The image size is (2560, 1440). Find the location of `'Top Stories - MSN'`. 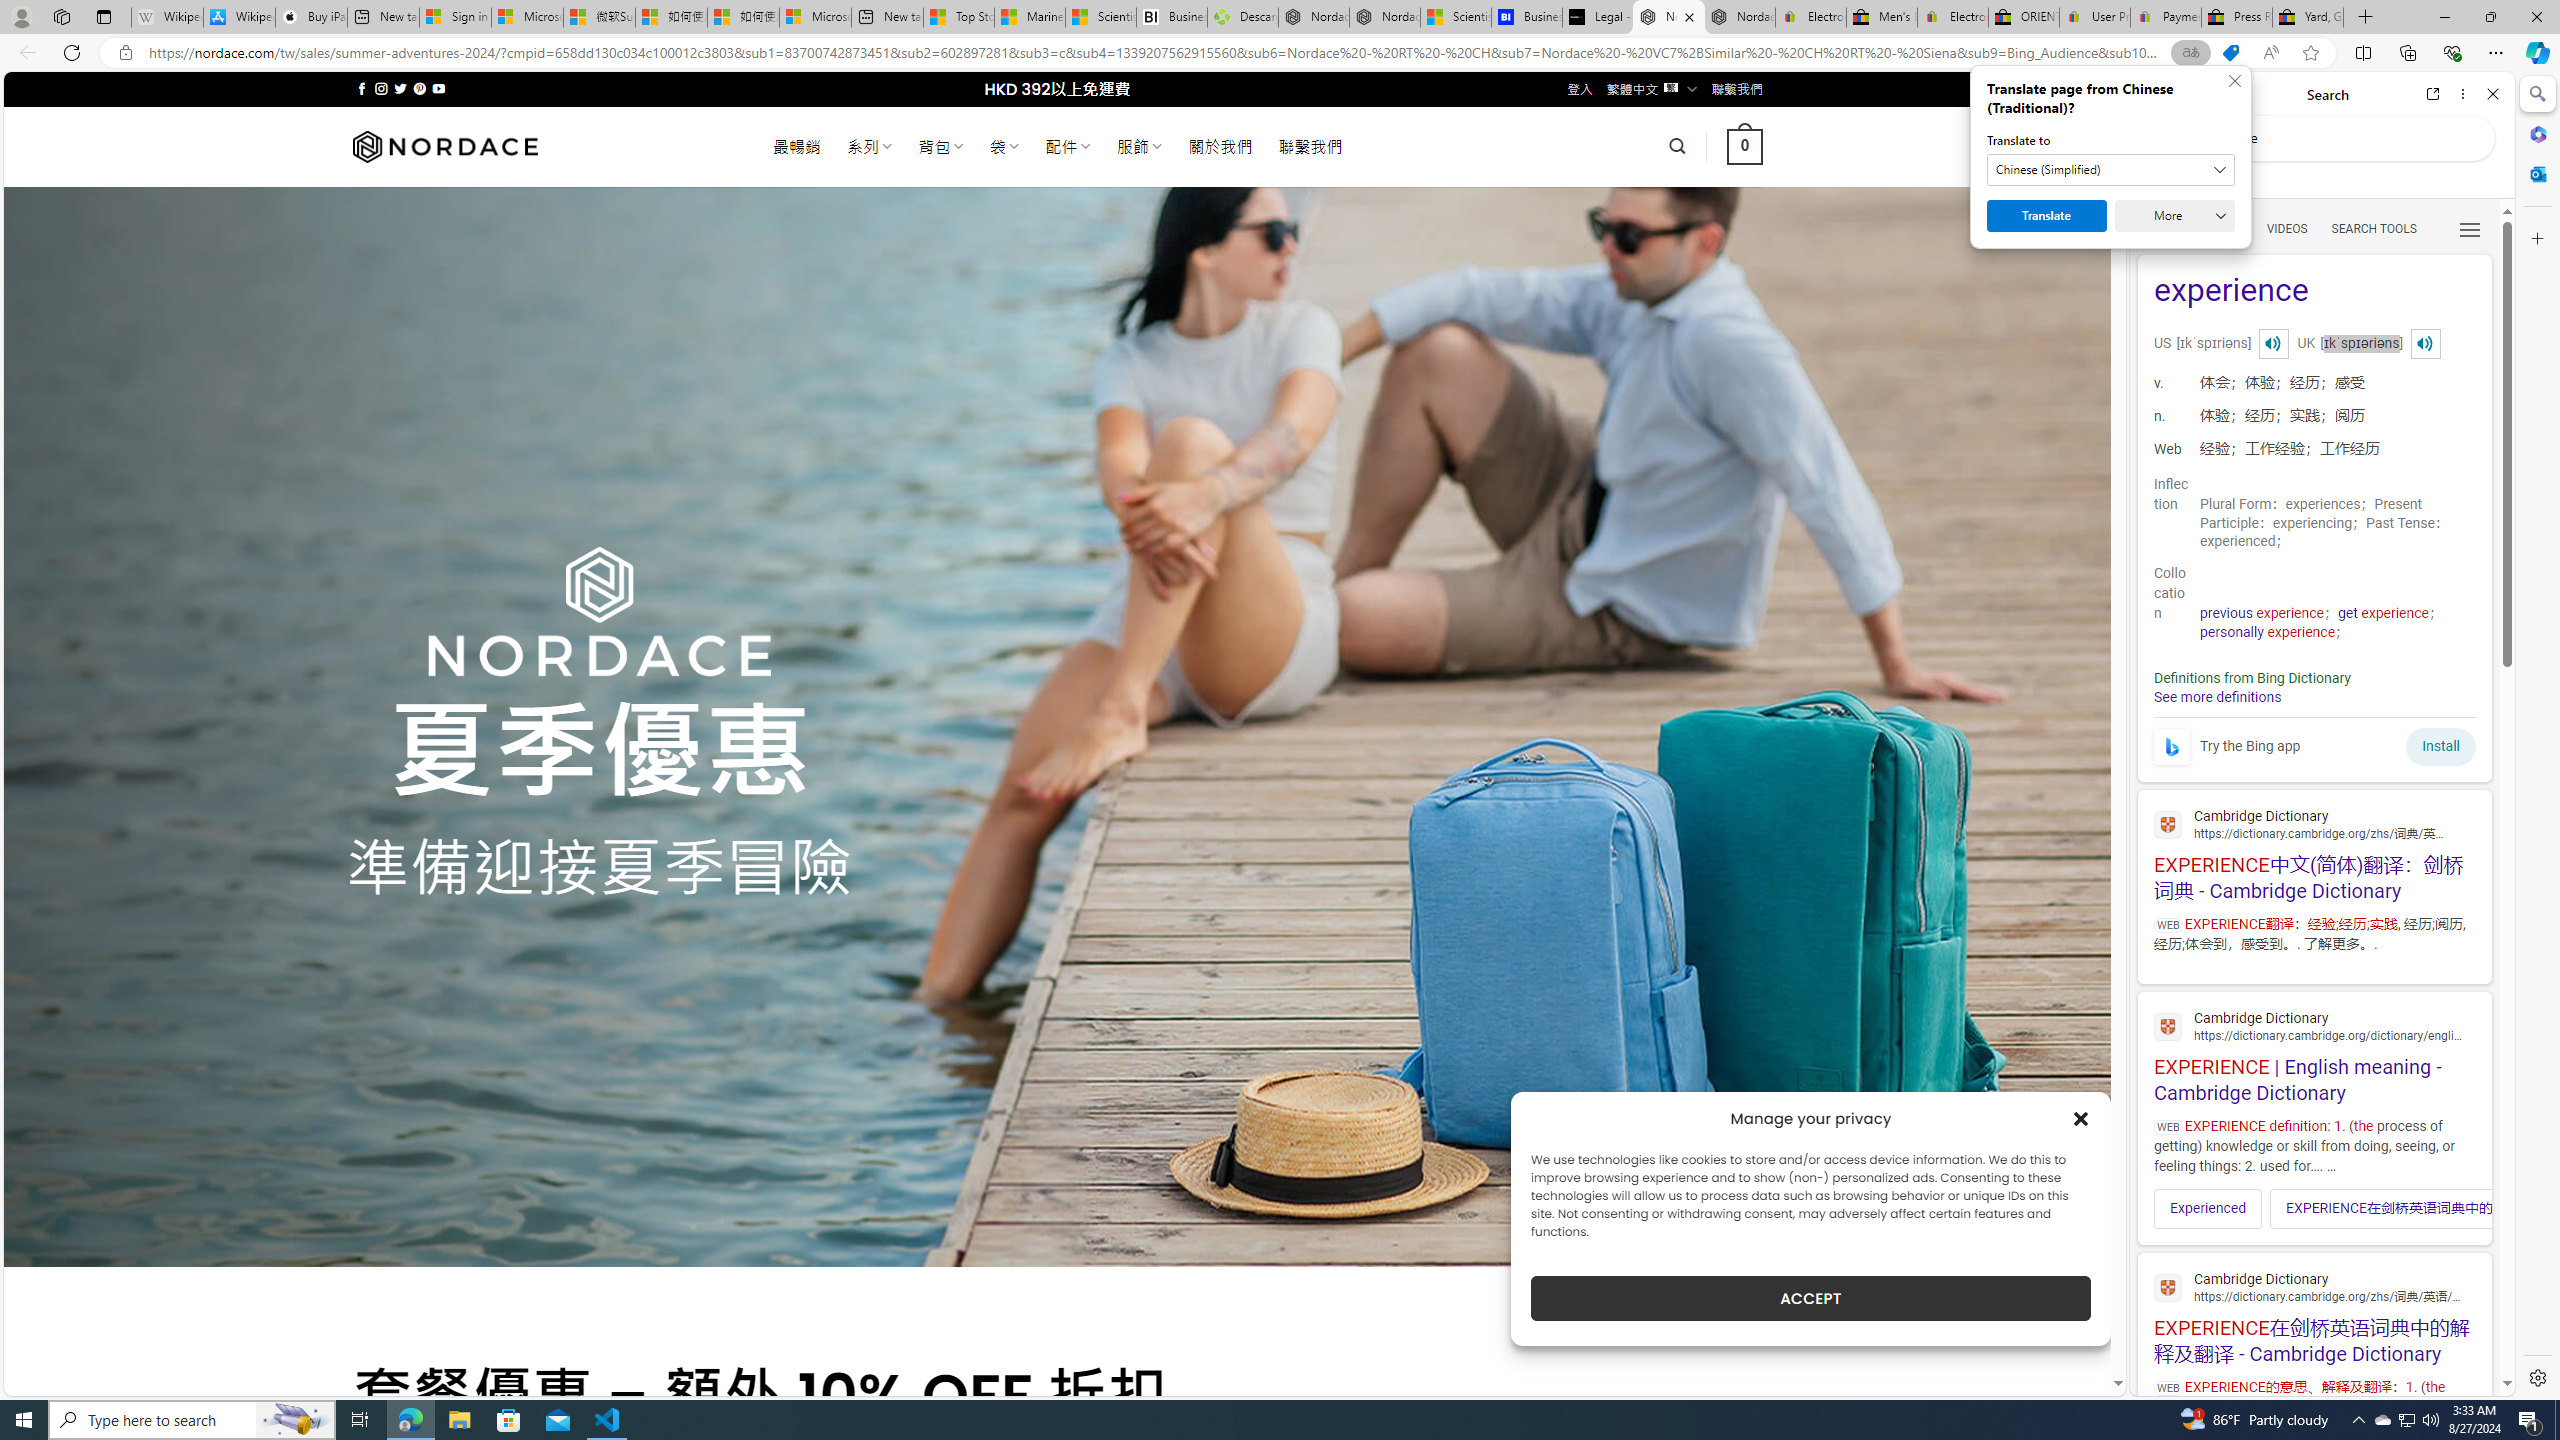

'Top Stories - MSN' is located at coordinates (957, 16).